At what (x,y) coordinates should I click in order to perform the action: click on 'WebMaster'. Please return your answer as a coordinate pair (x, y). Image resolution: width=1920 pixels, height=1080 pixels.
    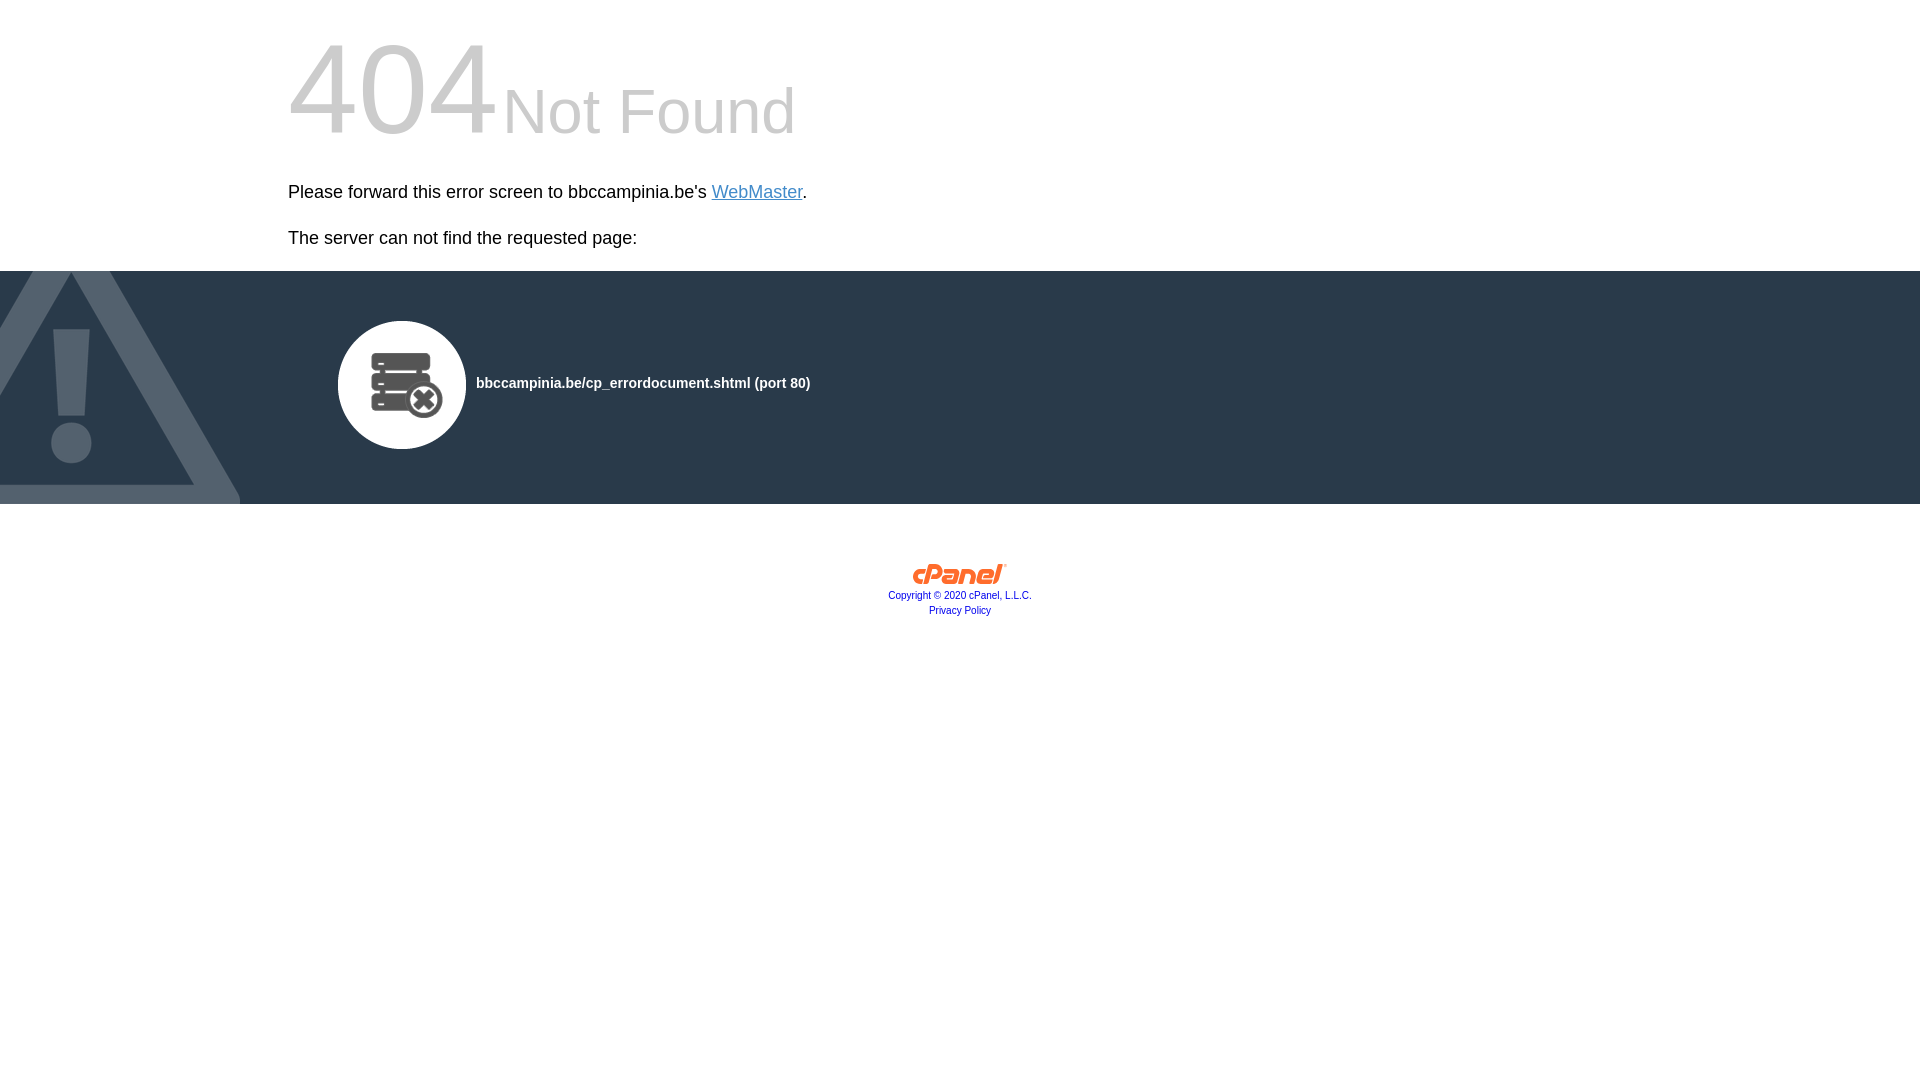
    Looking at the image, I should click on (756, 192).